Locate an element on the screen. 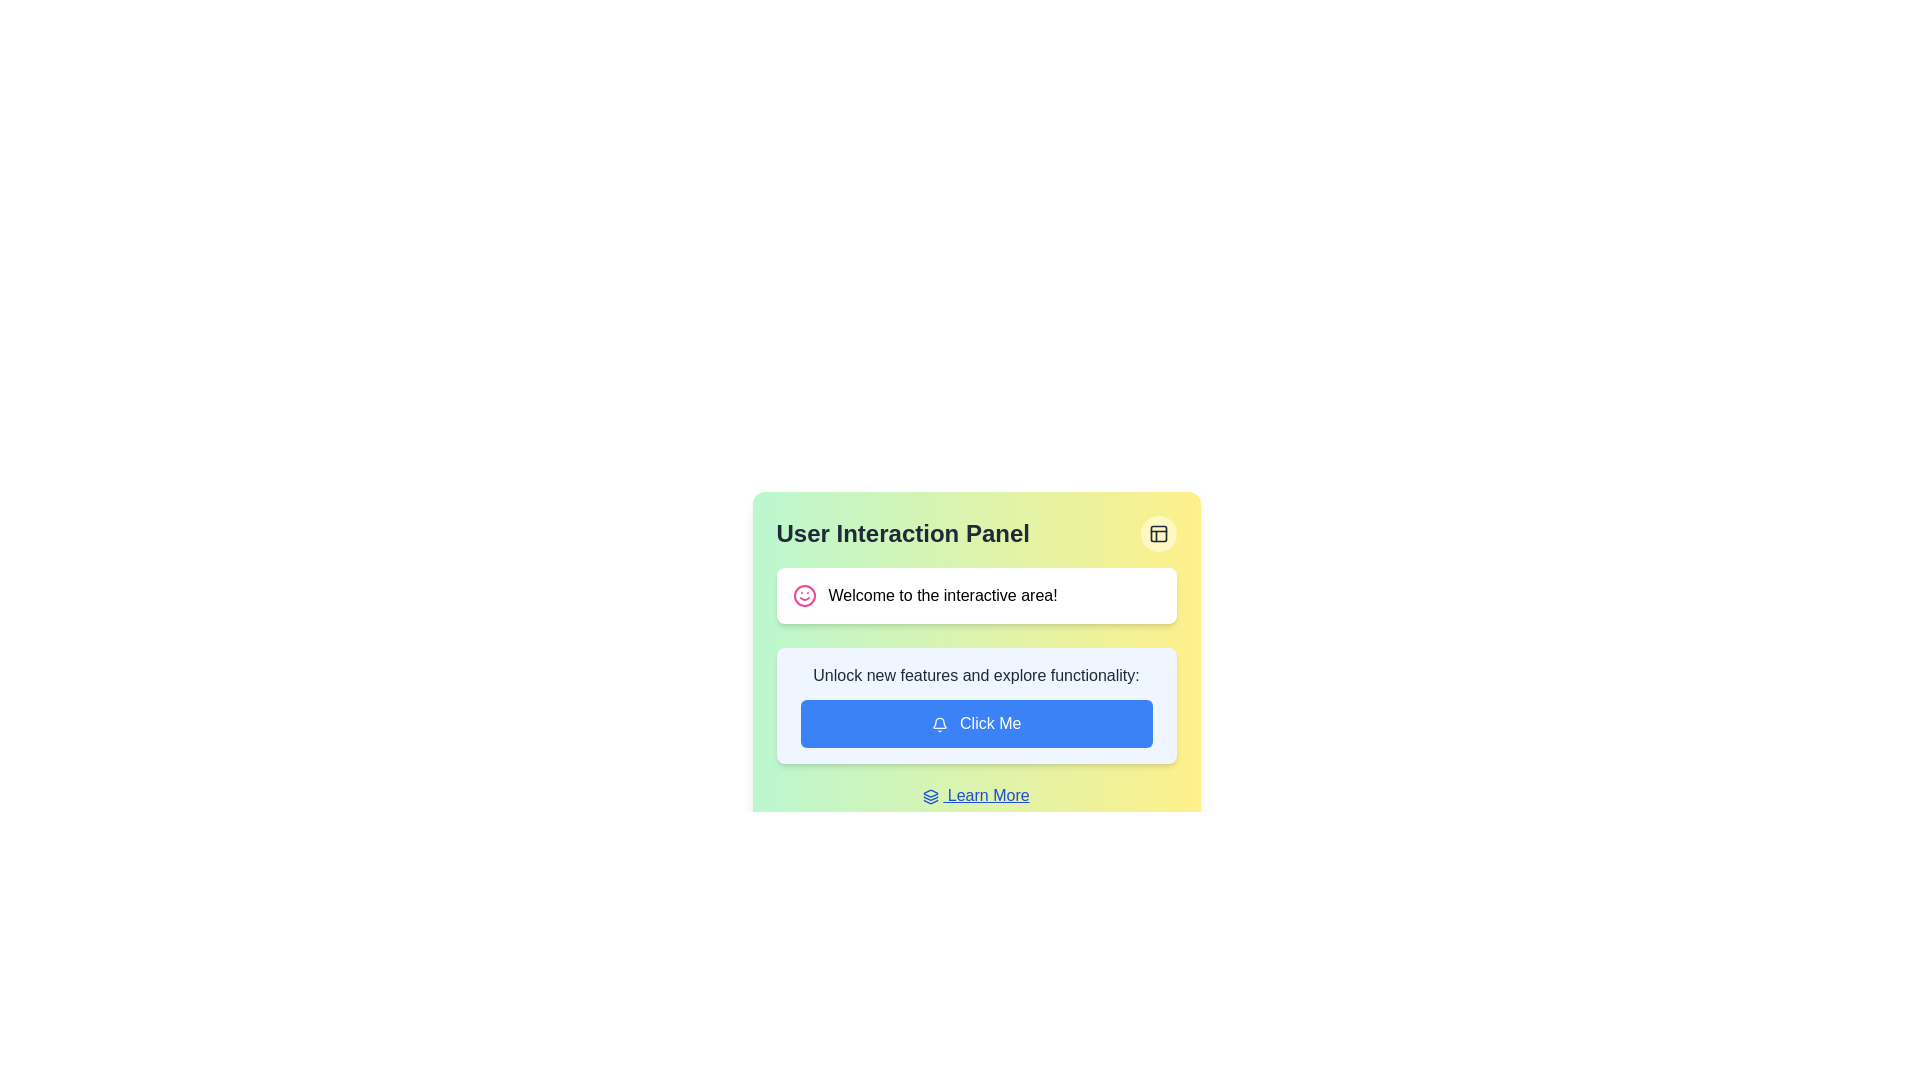 The image size is (1920, 1080). the 'Learn More' hyperlink styled as a button located at the bottom center of the 'User Interaction Panel' is located at coordinates (976, 794).